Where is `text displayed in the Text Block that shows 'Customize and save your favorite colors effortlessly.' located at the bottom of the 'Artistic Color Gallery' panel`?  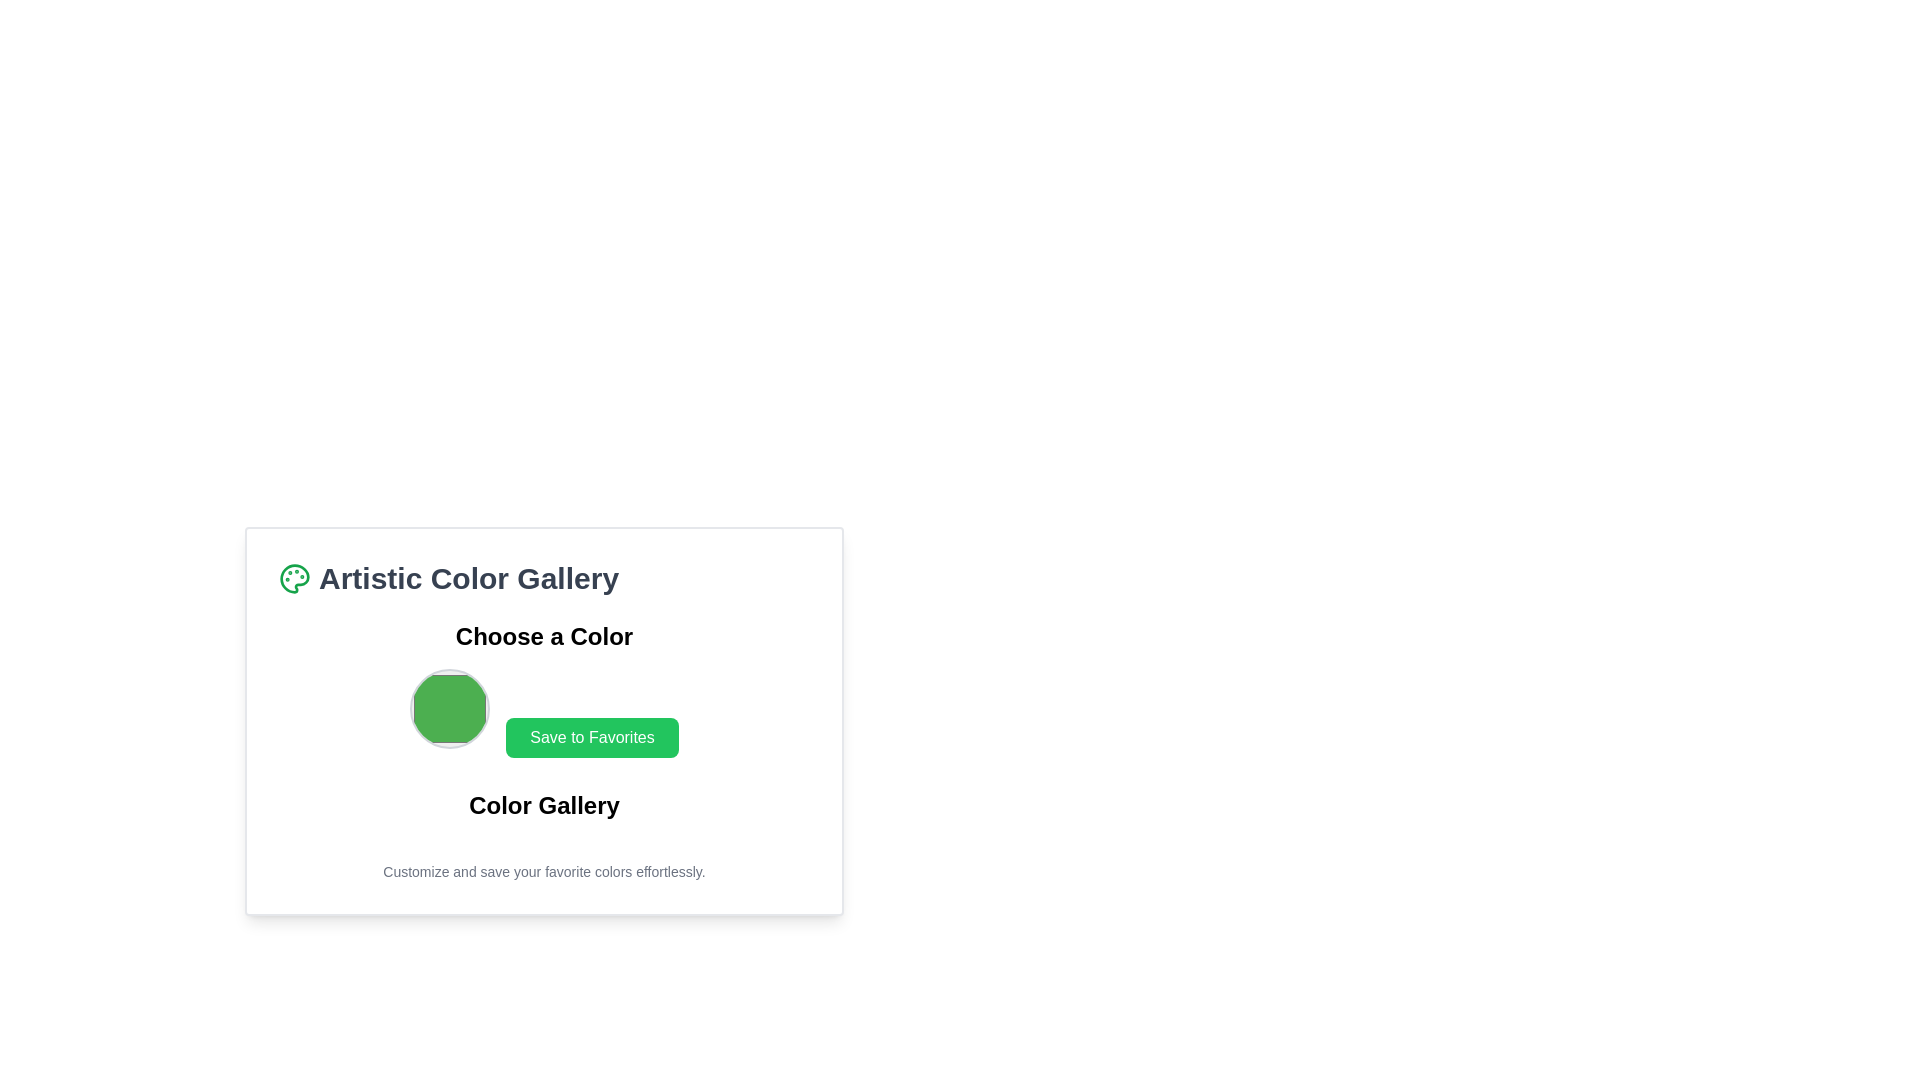 text displayed in the Text Block that shows 'Customize and save your favorite colors effortlessly.' located at the bottom of the 'Artistic Color Gallery' panel is located at coordinates (544, 870).